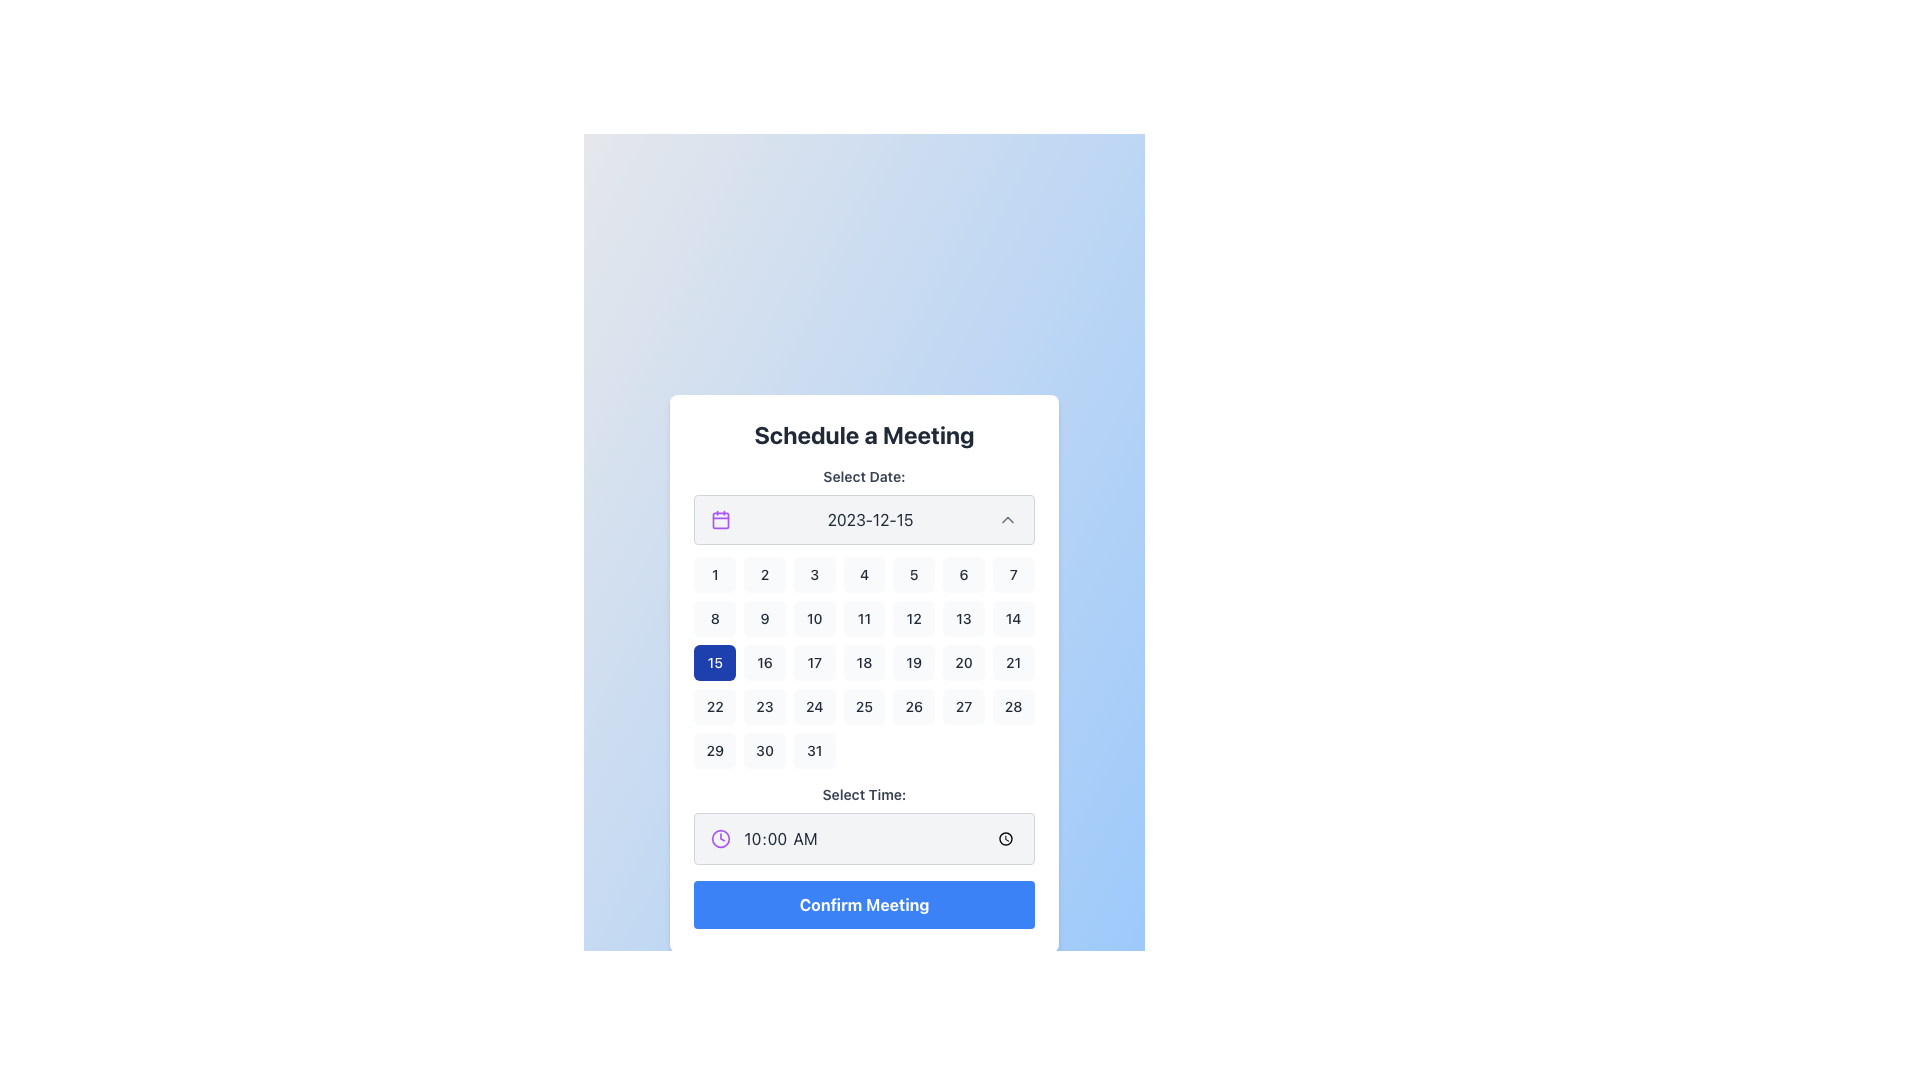 This screenshot has width=1920, height=1080. Describe the element at coordinates (864, 616) in the screenshot. I see `a date cell in the Date Picker Calendar Component located below the 'Select Date:' header` at that location.